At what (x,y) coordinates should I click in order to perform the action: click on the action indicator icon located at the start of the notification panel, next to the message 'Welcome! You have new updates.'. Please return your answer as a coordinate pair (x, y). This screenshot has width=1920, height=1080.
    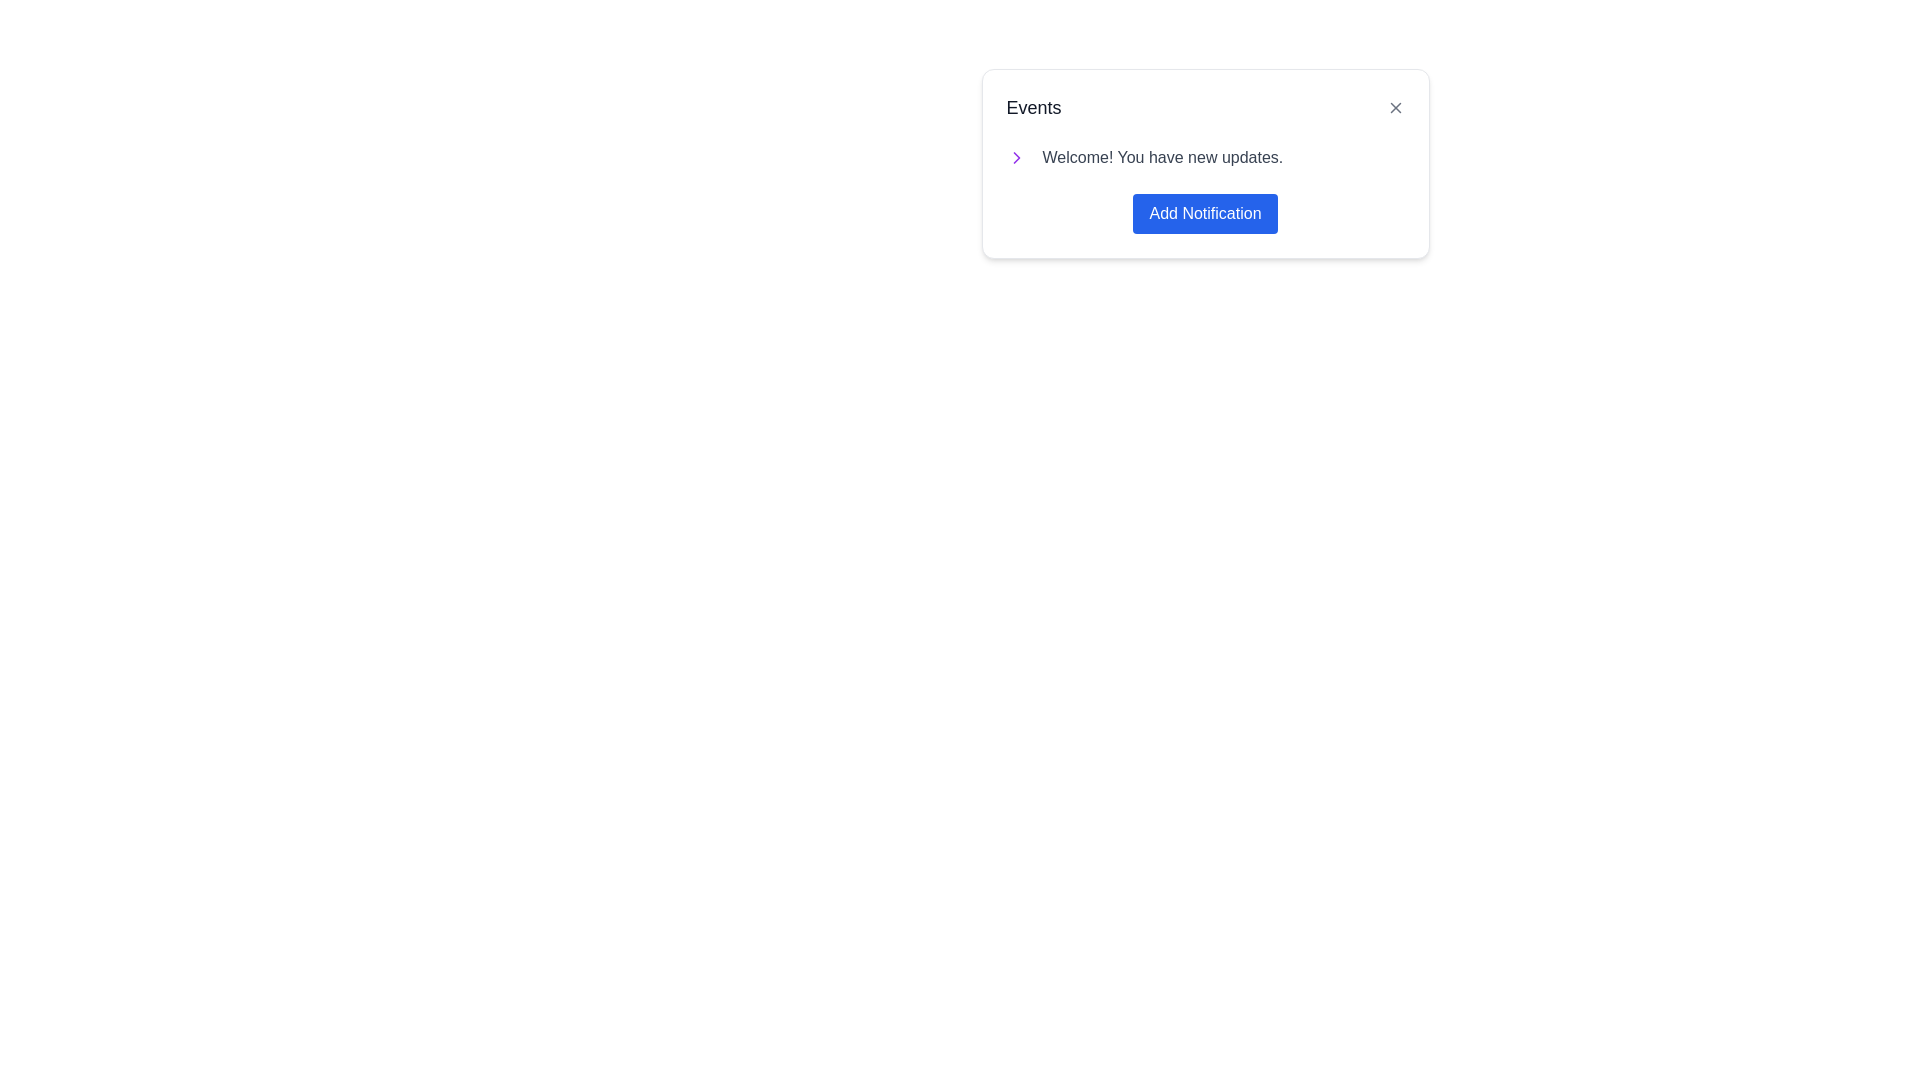
    Looking at the image, I should click on (1016, 157).